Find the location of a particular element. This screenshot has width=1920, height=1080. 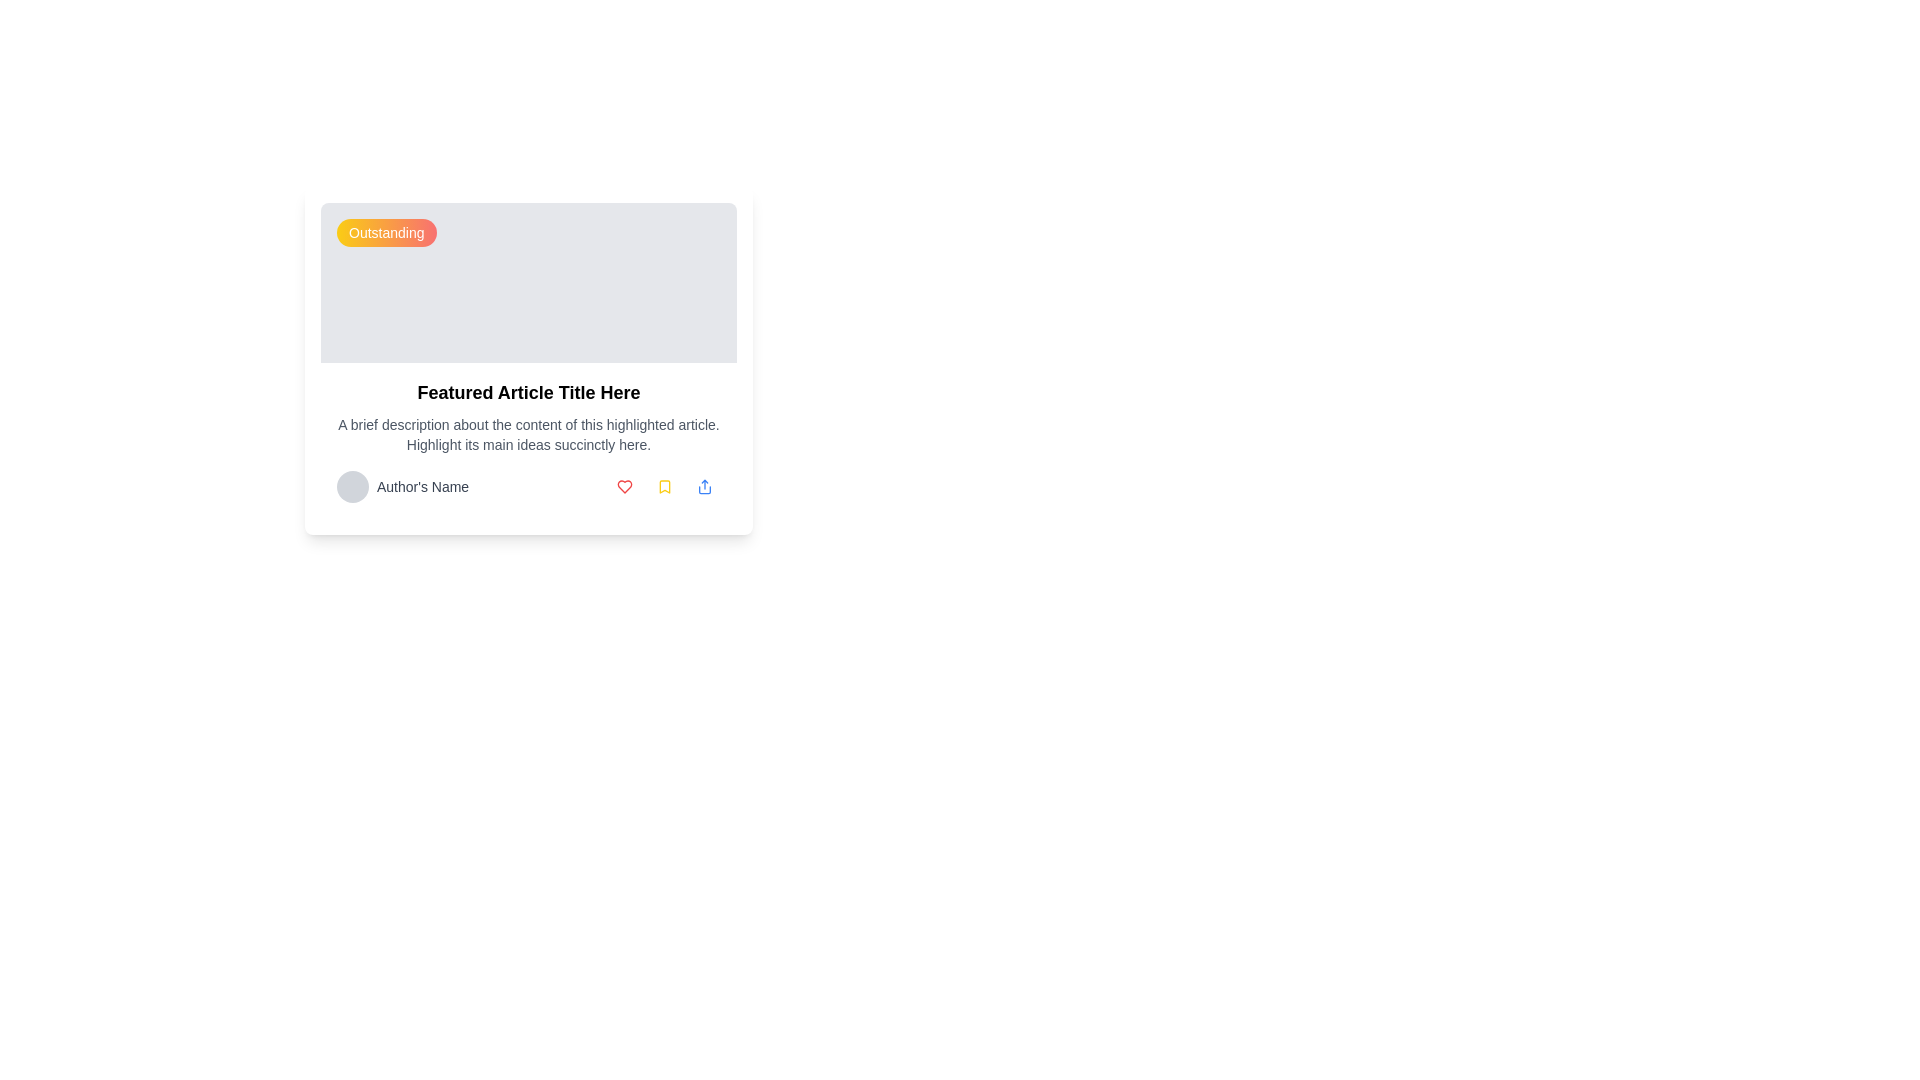

the label that displays the author's name associated with the article, located in the bottom-left section of the card, to the right of the circular avatar icon is located at coordinates (422, 486).